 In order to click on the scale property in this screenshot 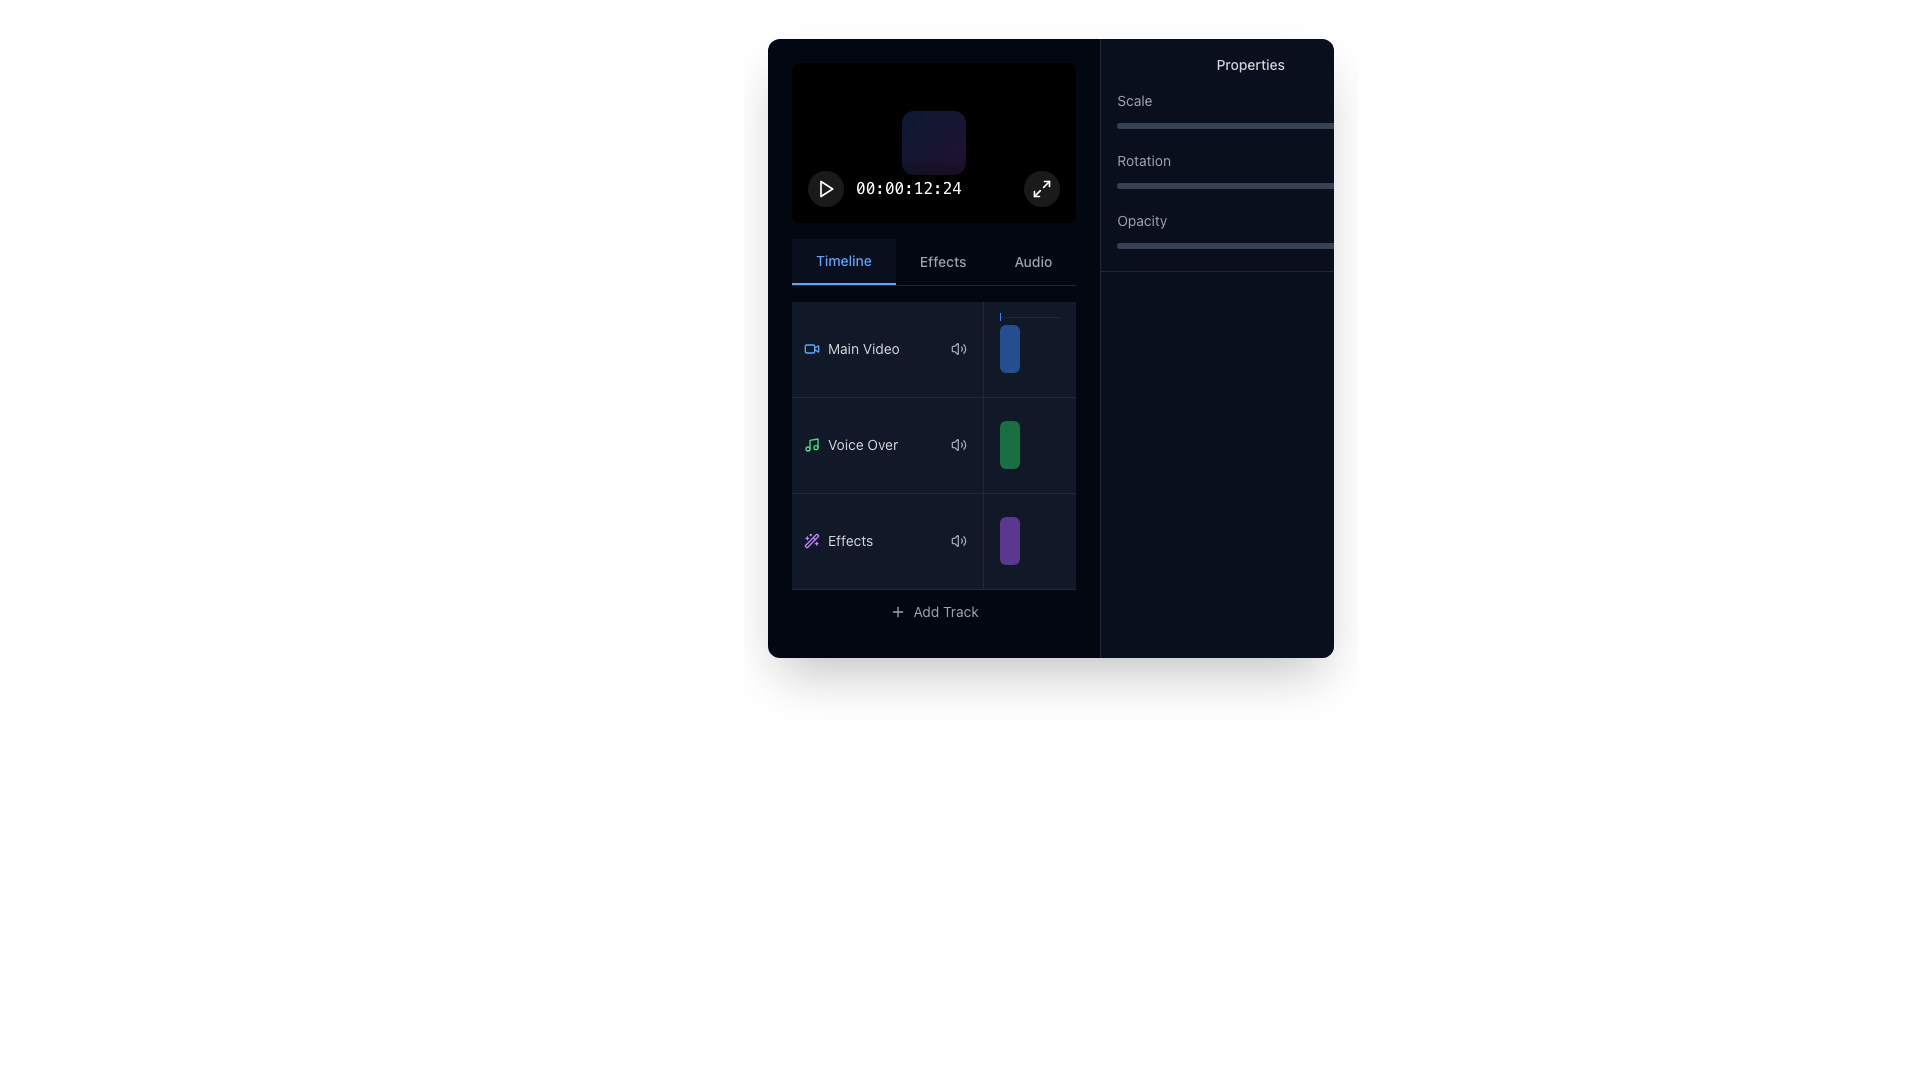, I will do `click(1170, 126)`.